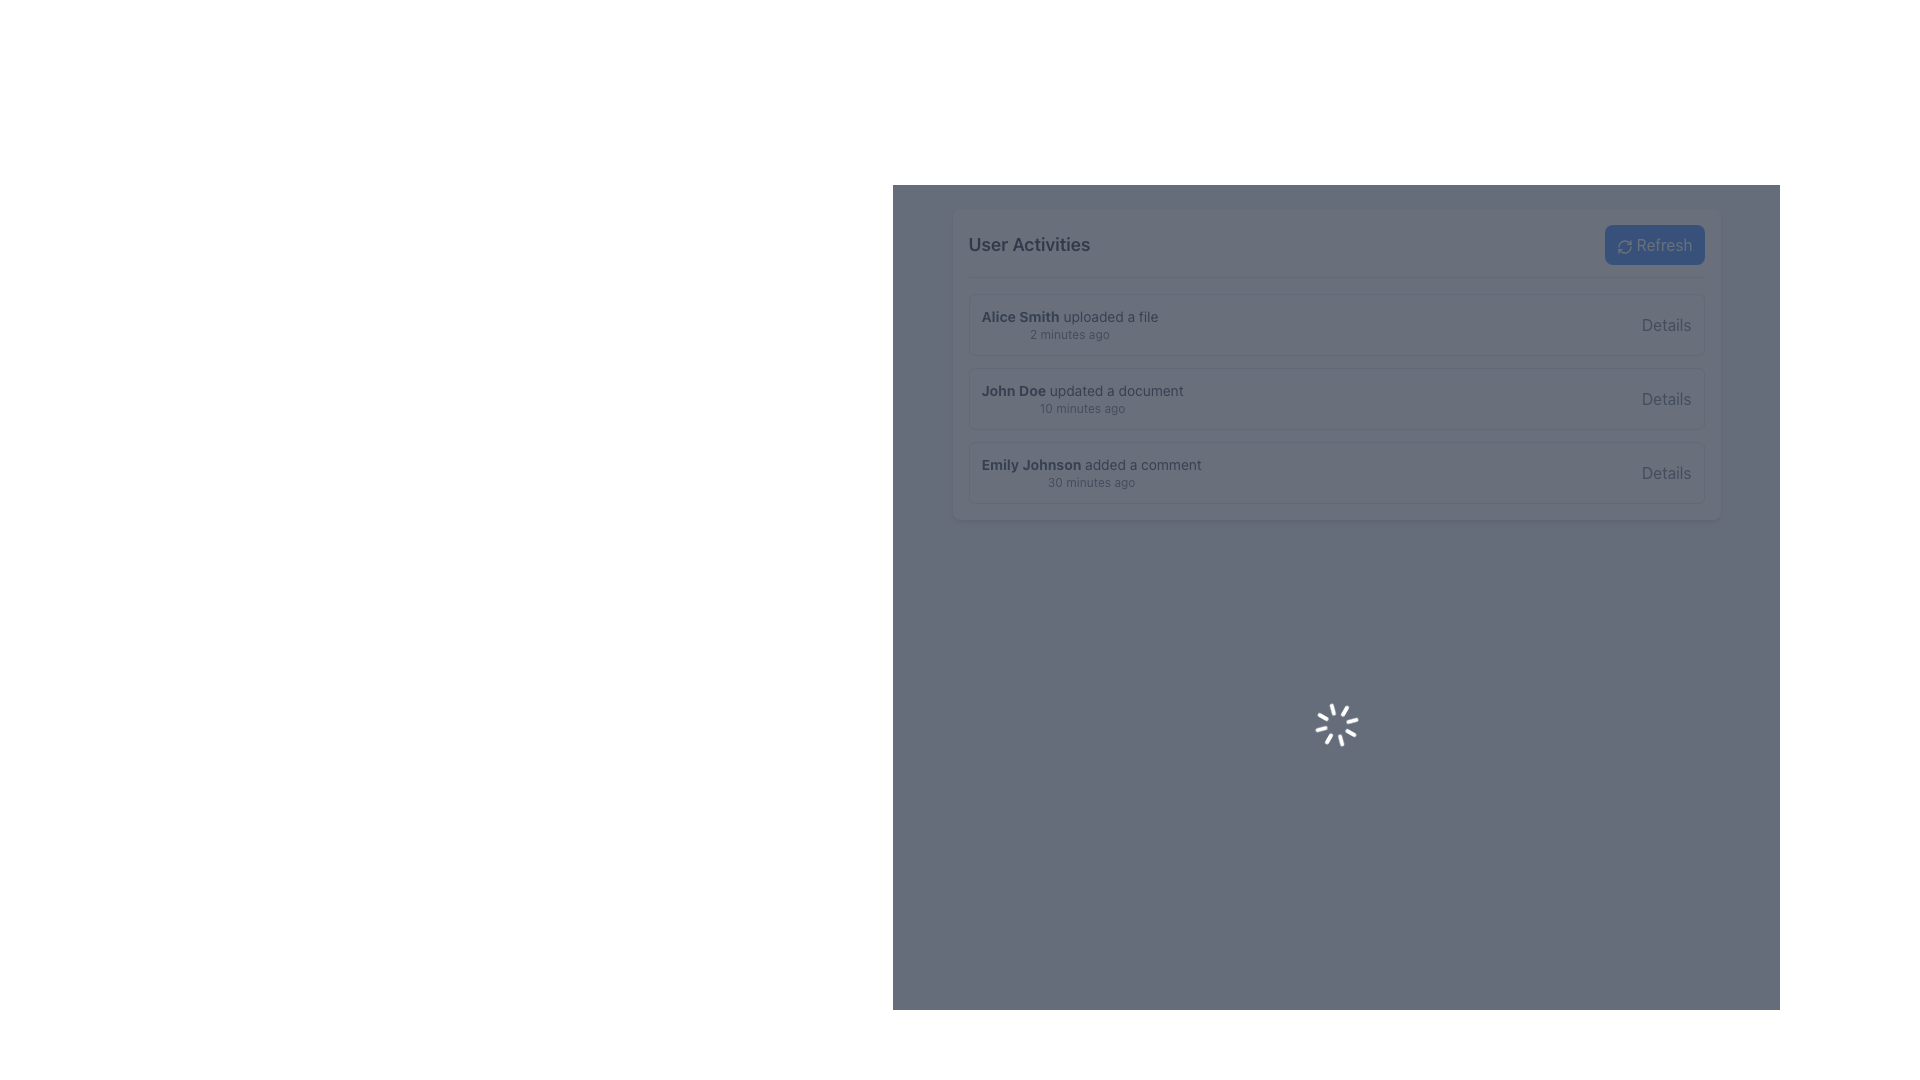 The image size is (1920, 1080). What do you see at coordinates (1068, 323) in the screenshot?
I see `activity details from the text block indicating that 'Alice Smith' uploaded a file, located in the 'User Activities' section, specifically the first activity item in the vertical list` at bounding box center [1068, 323].